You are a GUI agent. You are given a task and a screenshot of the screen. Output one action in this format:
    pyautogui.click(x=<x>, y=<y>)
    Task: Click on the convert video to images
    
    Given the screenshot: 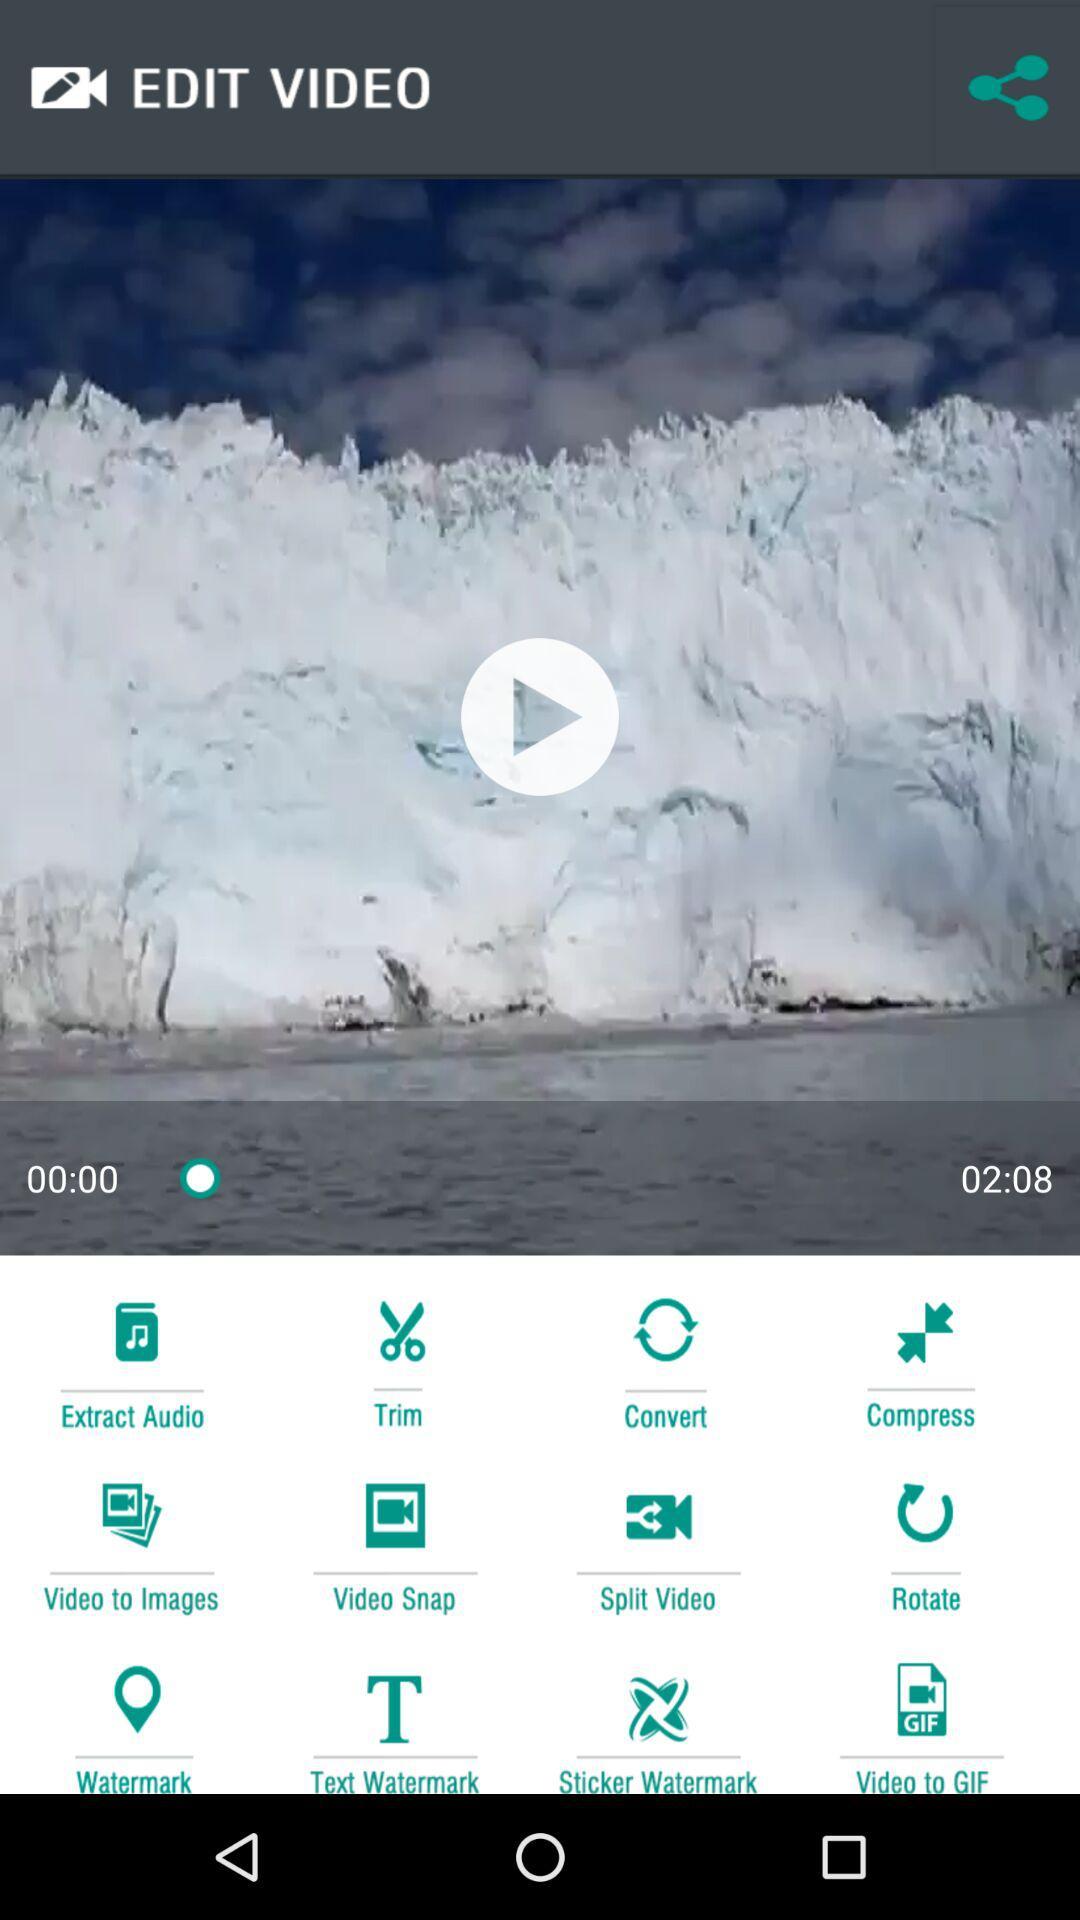 What is the action you would take?
    pyautogui.click(x=131, y=1544)
    